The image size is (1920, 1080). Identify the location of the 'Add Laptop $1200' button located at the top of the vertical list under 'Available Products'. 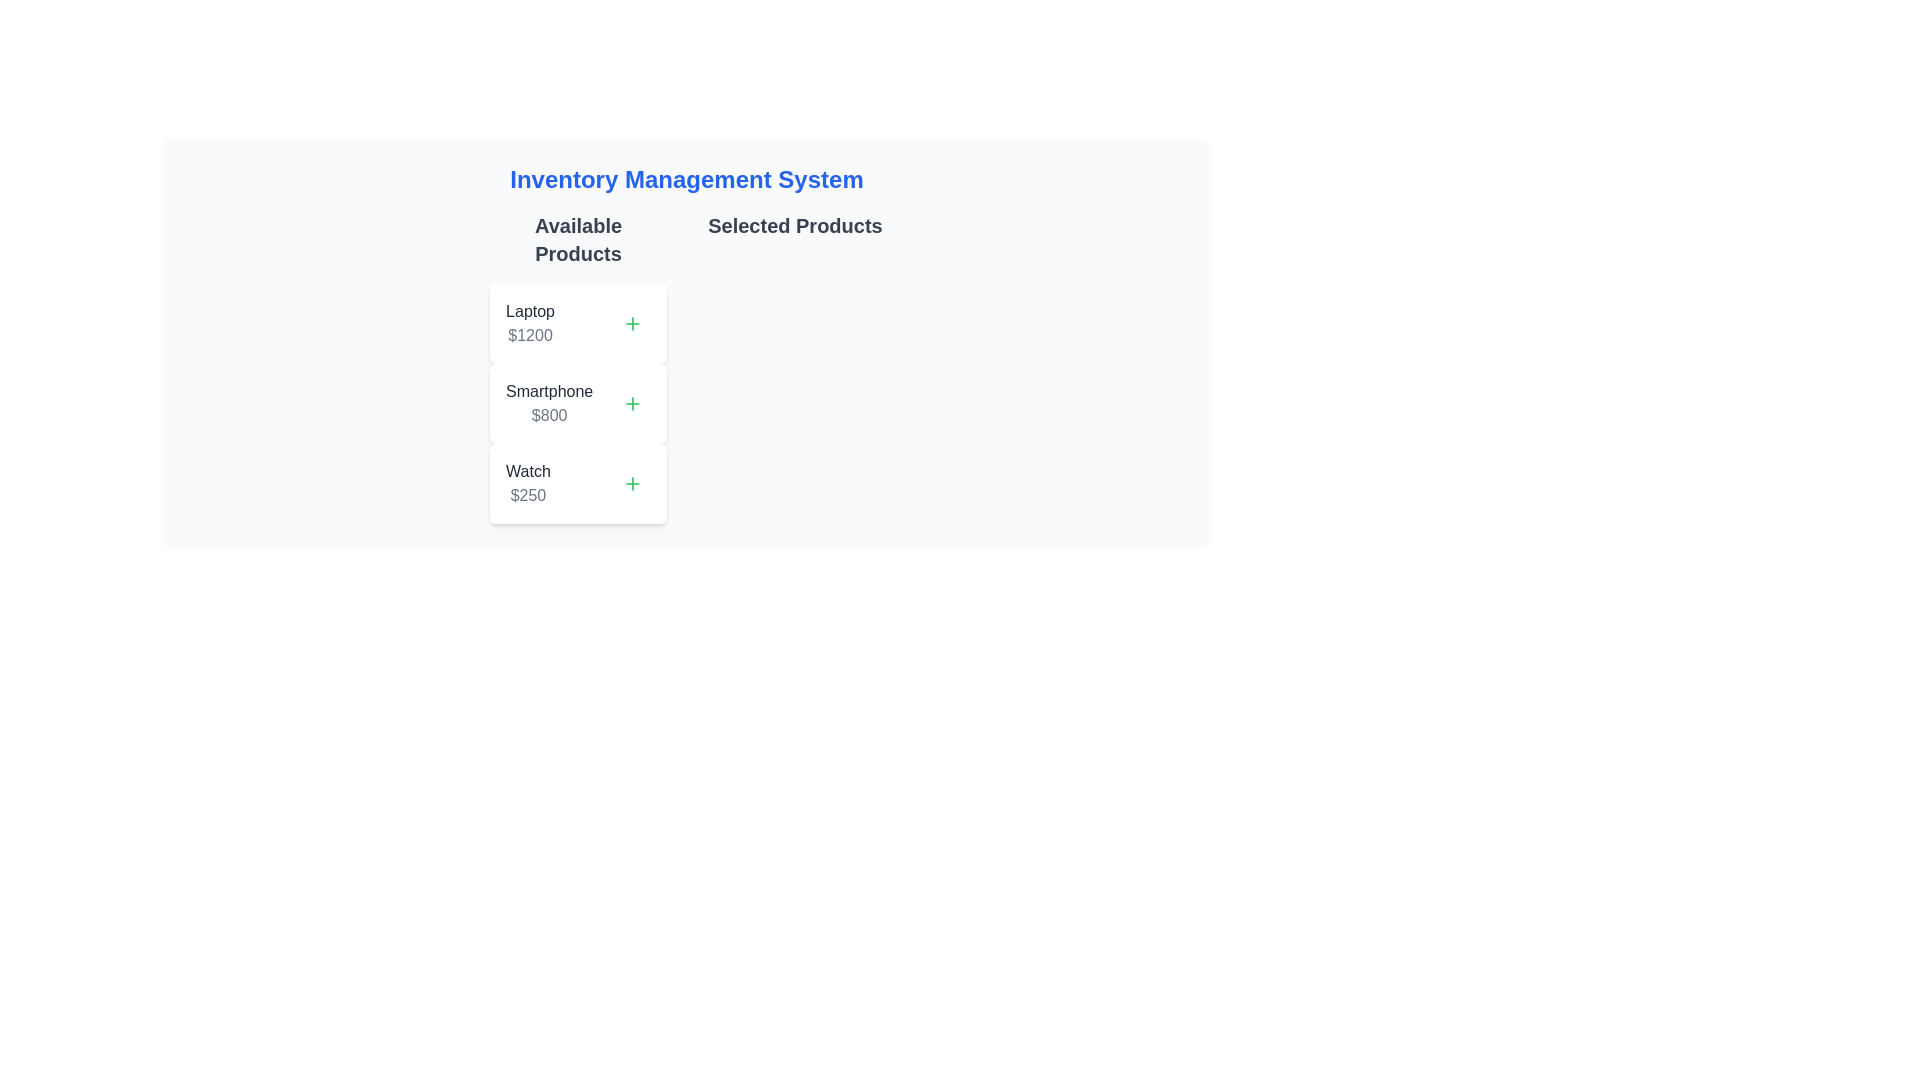
(632, 323).